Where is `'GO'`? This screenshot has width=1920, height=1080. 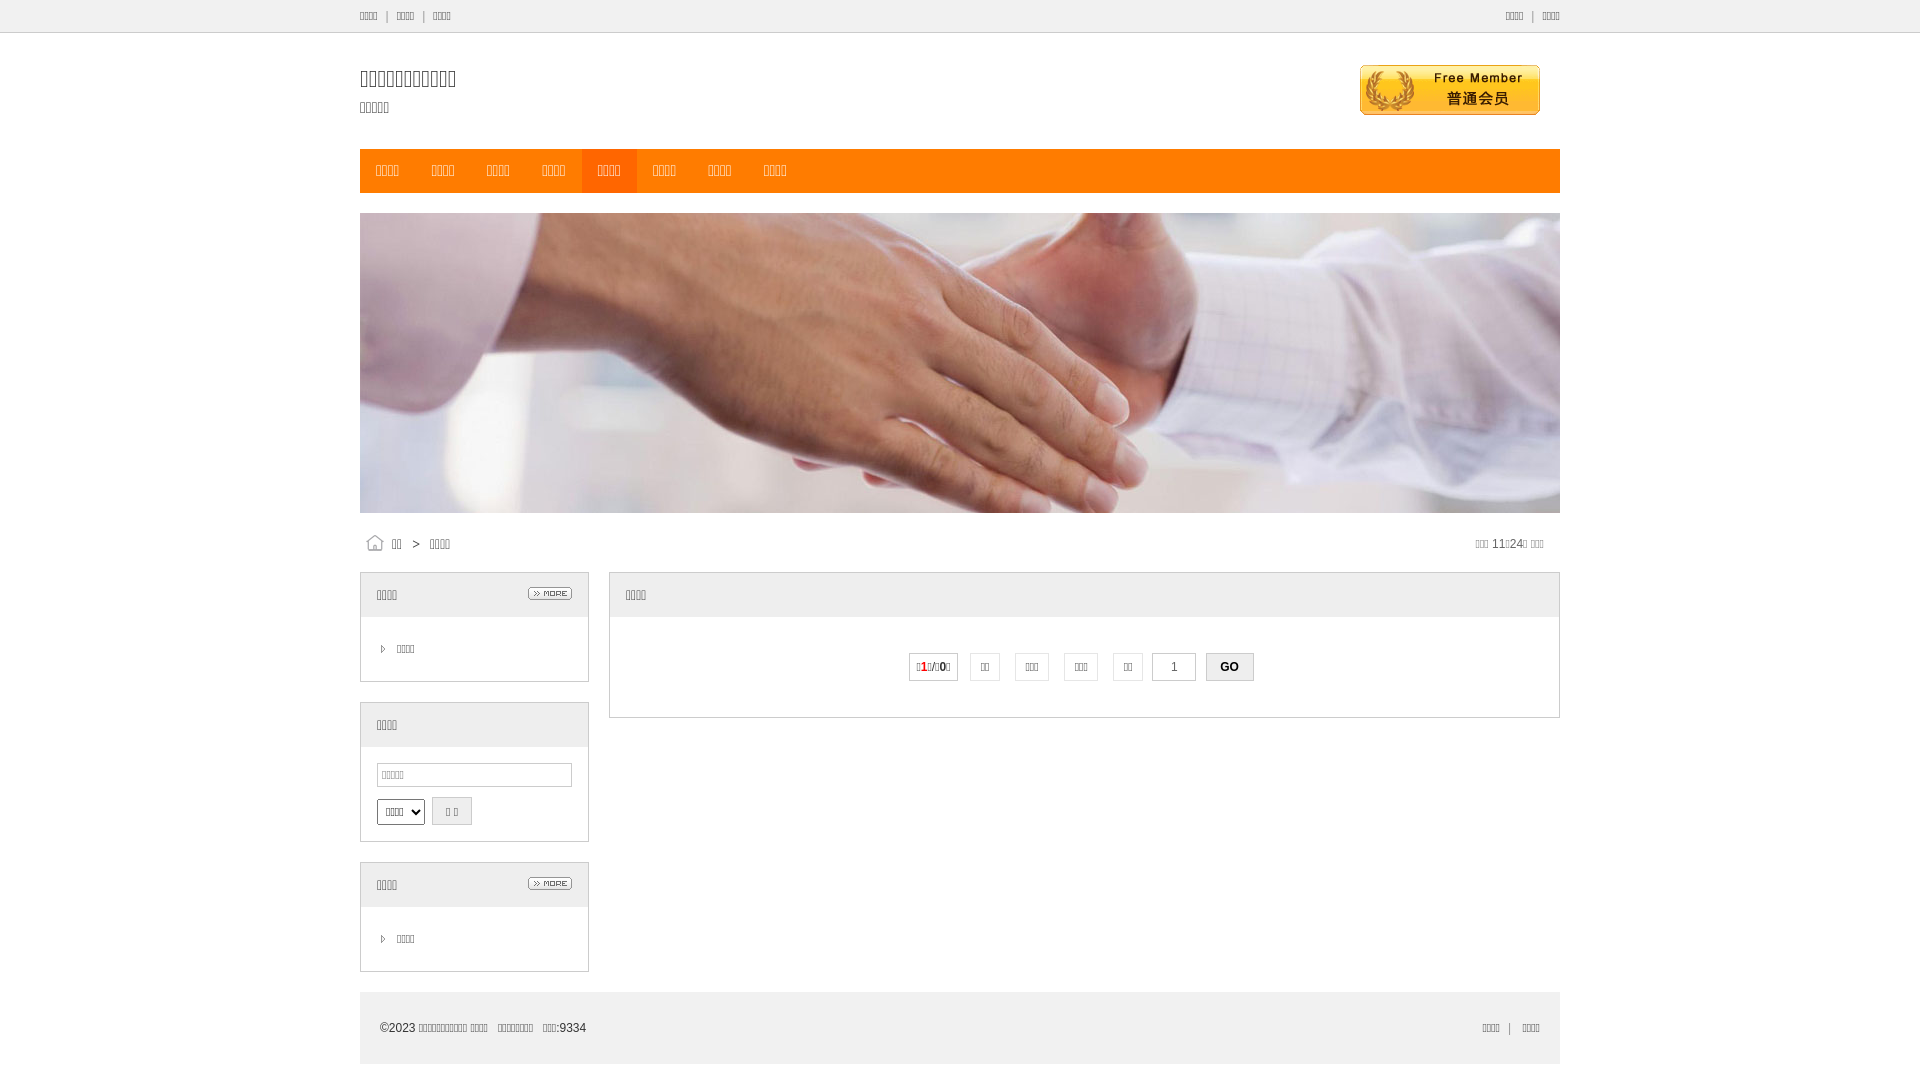 'GO' is located at coordinates (1228, 667).